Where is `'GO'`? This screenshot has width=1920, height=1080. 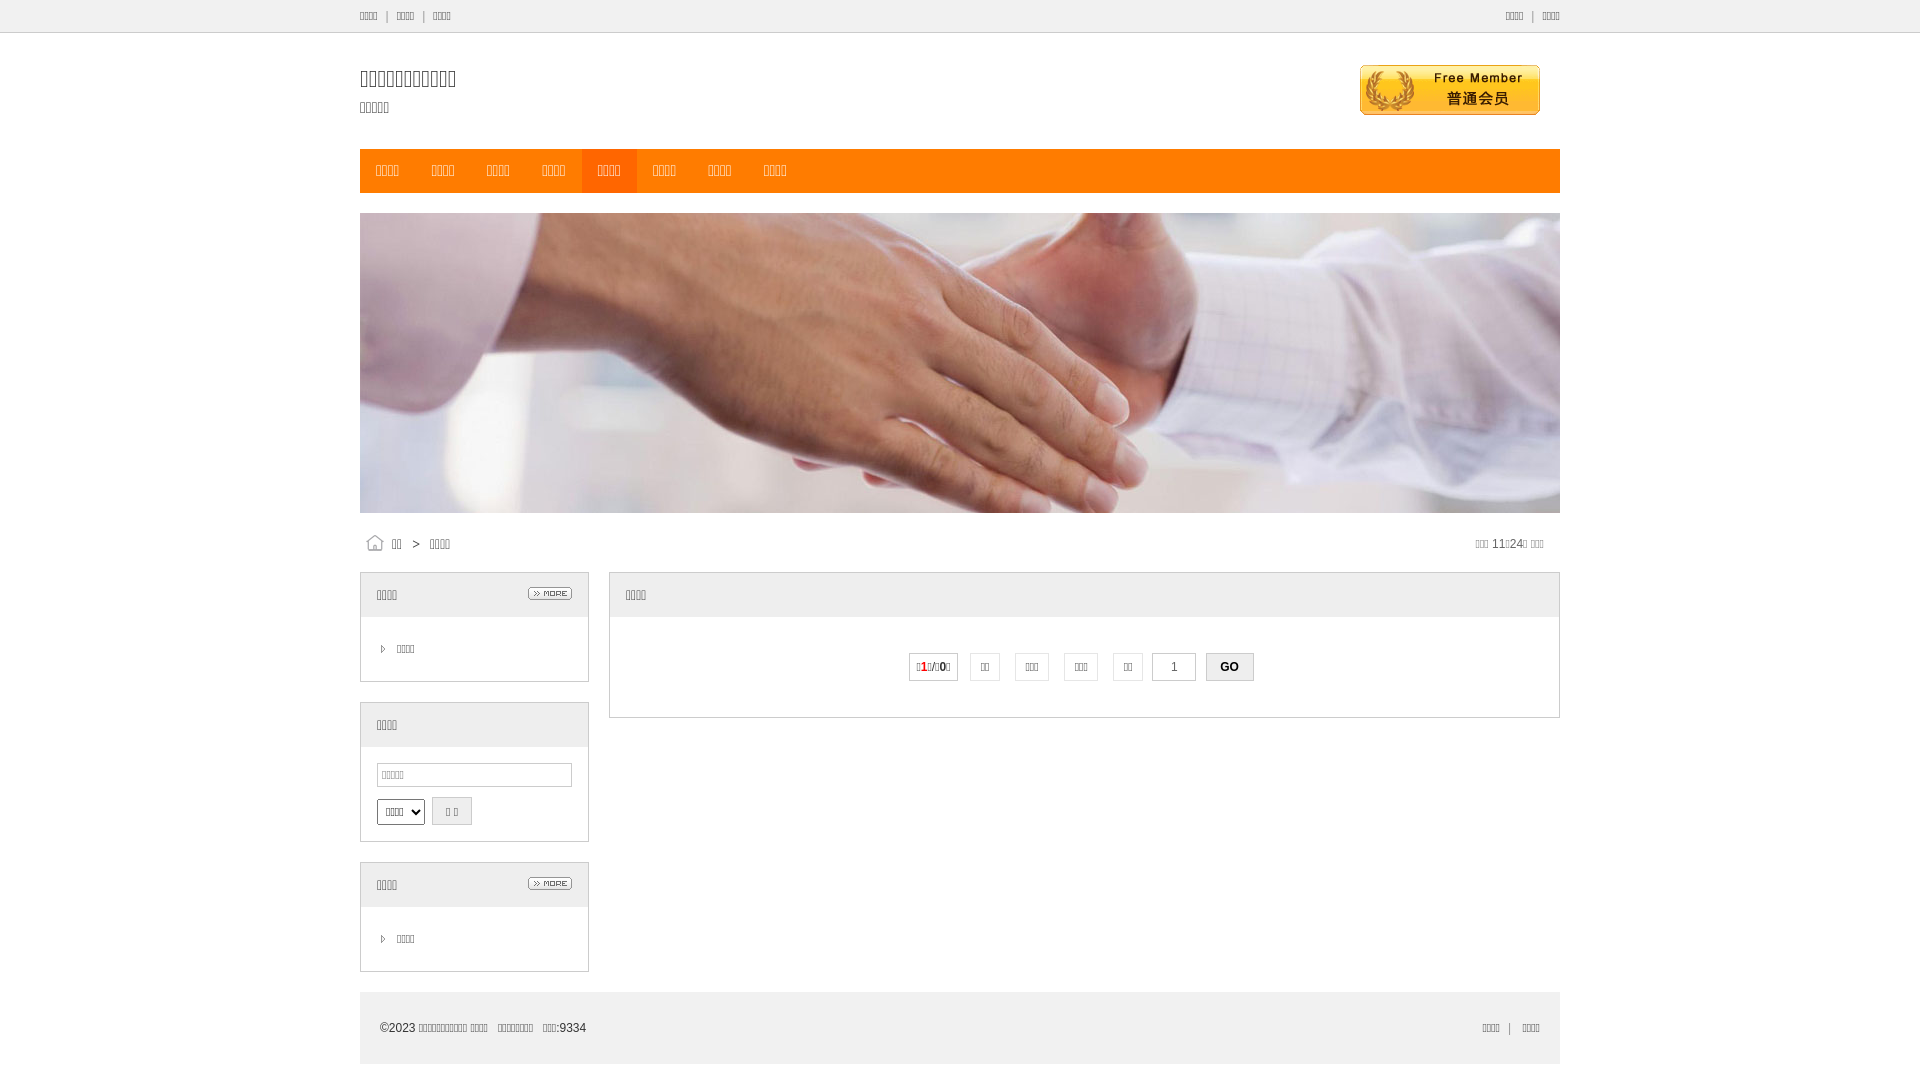 'GO' is located at coordinates (1228, 667).